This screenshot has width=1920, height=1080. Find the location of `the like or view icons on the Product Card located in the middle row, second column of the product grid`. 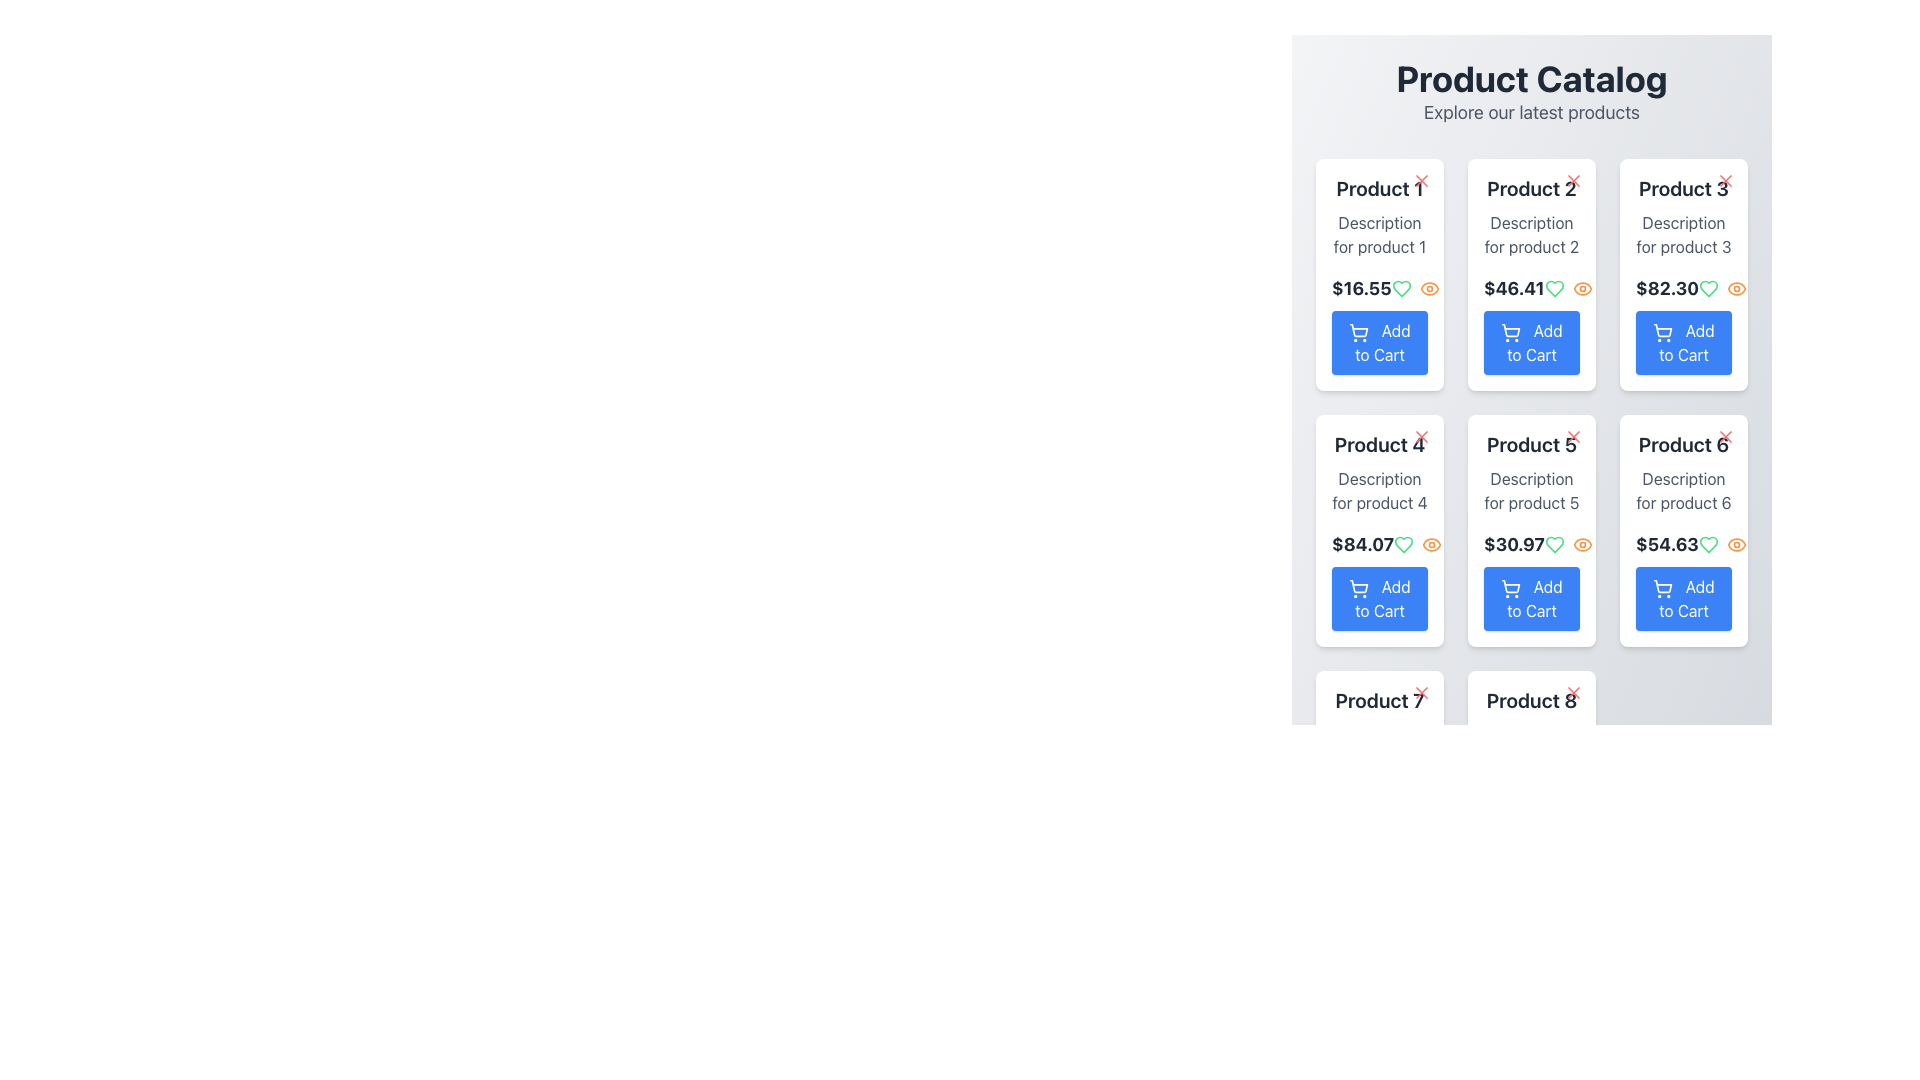

the like or view icons on the Product Card located in the middle row, second column of the product grid is located at coordinates (1530, 530).